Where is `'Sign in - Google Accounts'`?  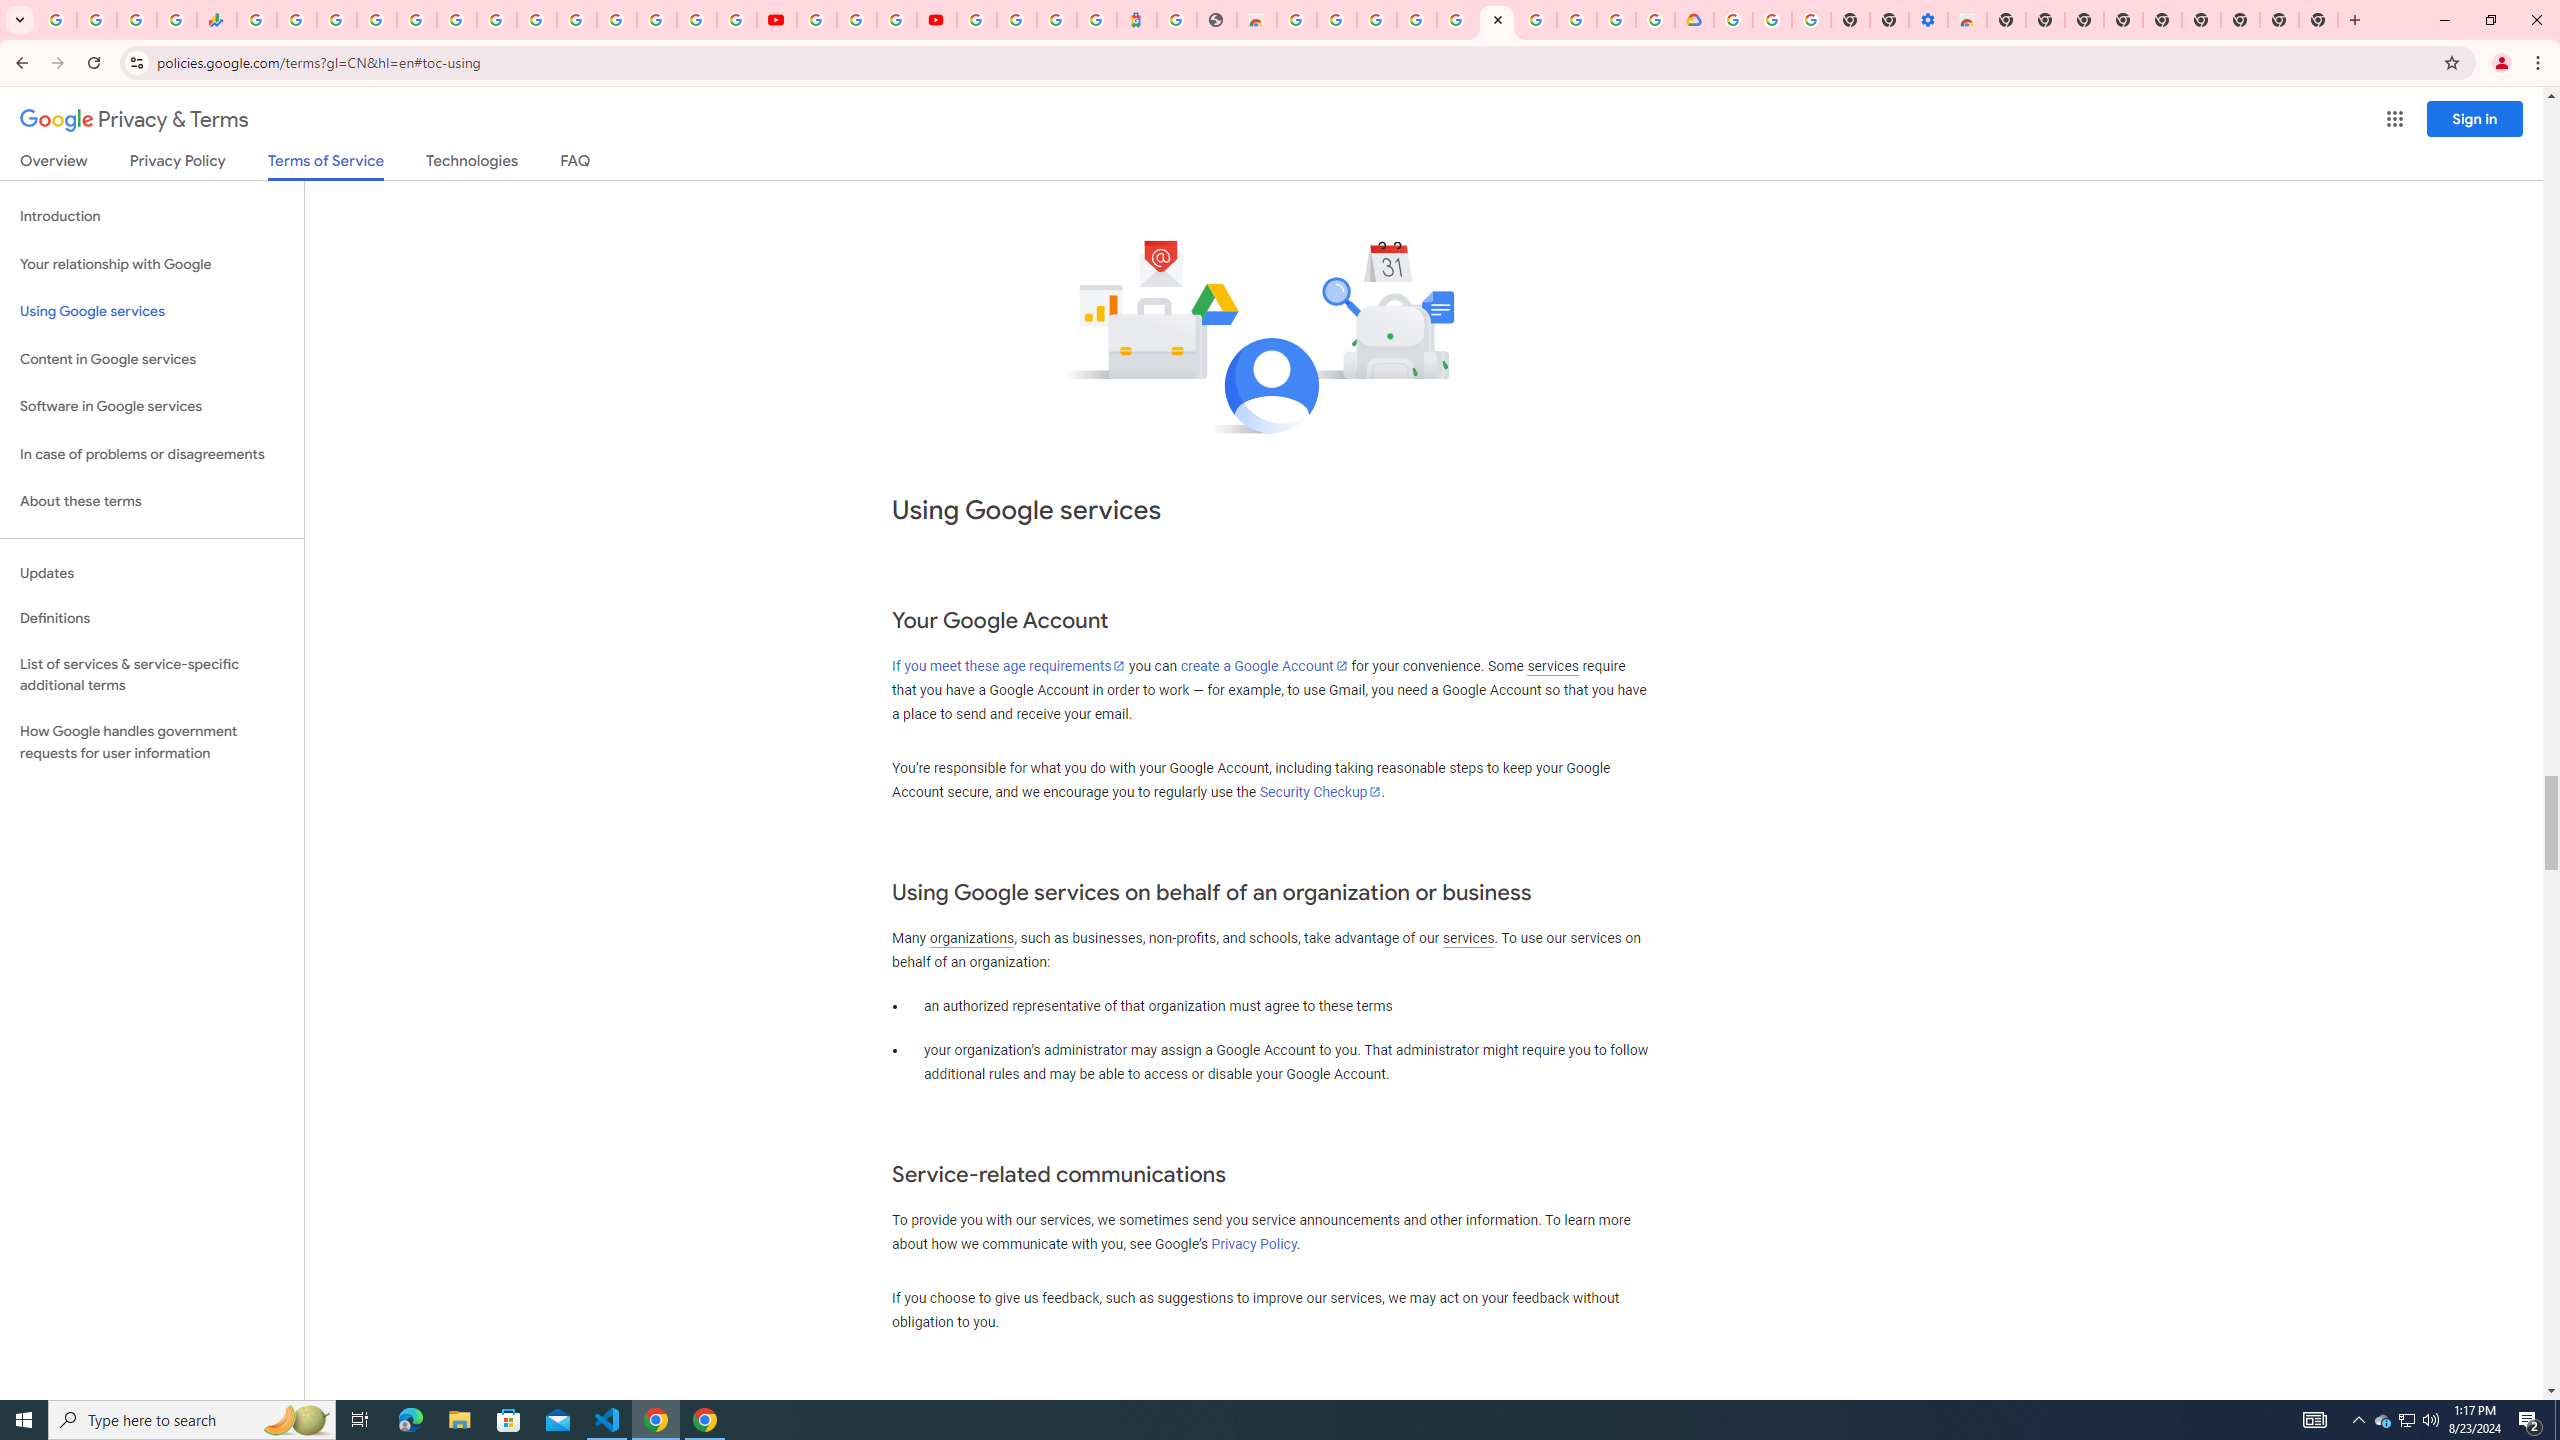 'Sign in - Google Accounts' is located at coordinates (1016, 19).